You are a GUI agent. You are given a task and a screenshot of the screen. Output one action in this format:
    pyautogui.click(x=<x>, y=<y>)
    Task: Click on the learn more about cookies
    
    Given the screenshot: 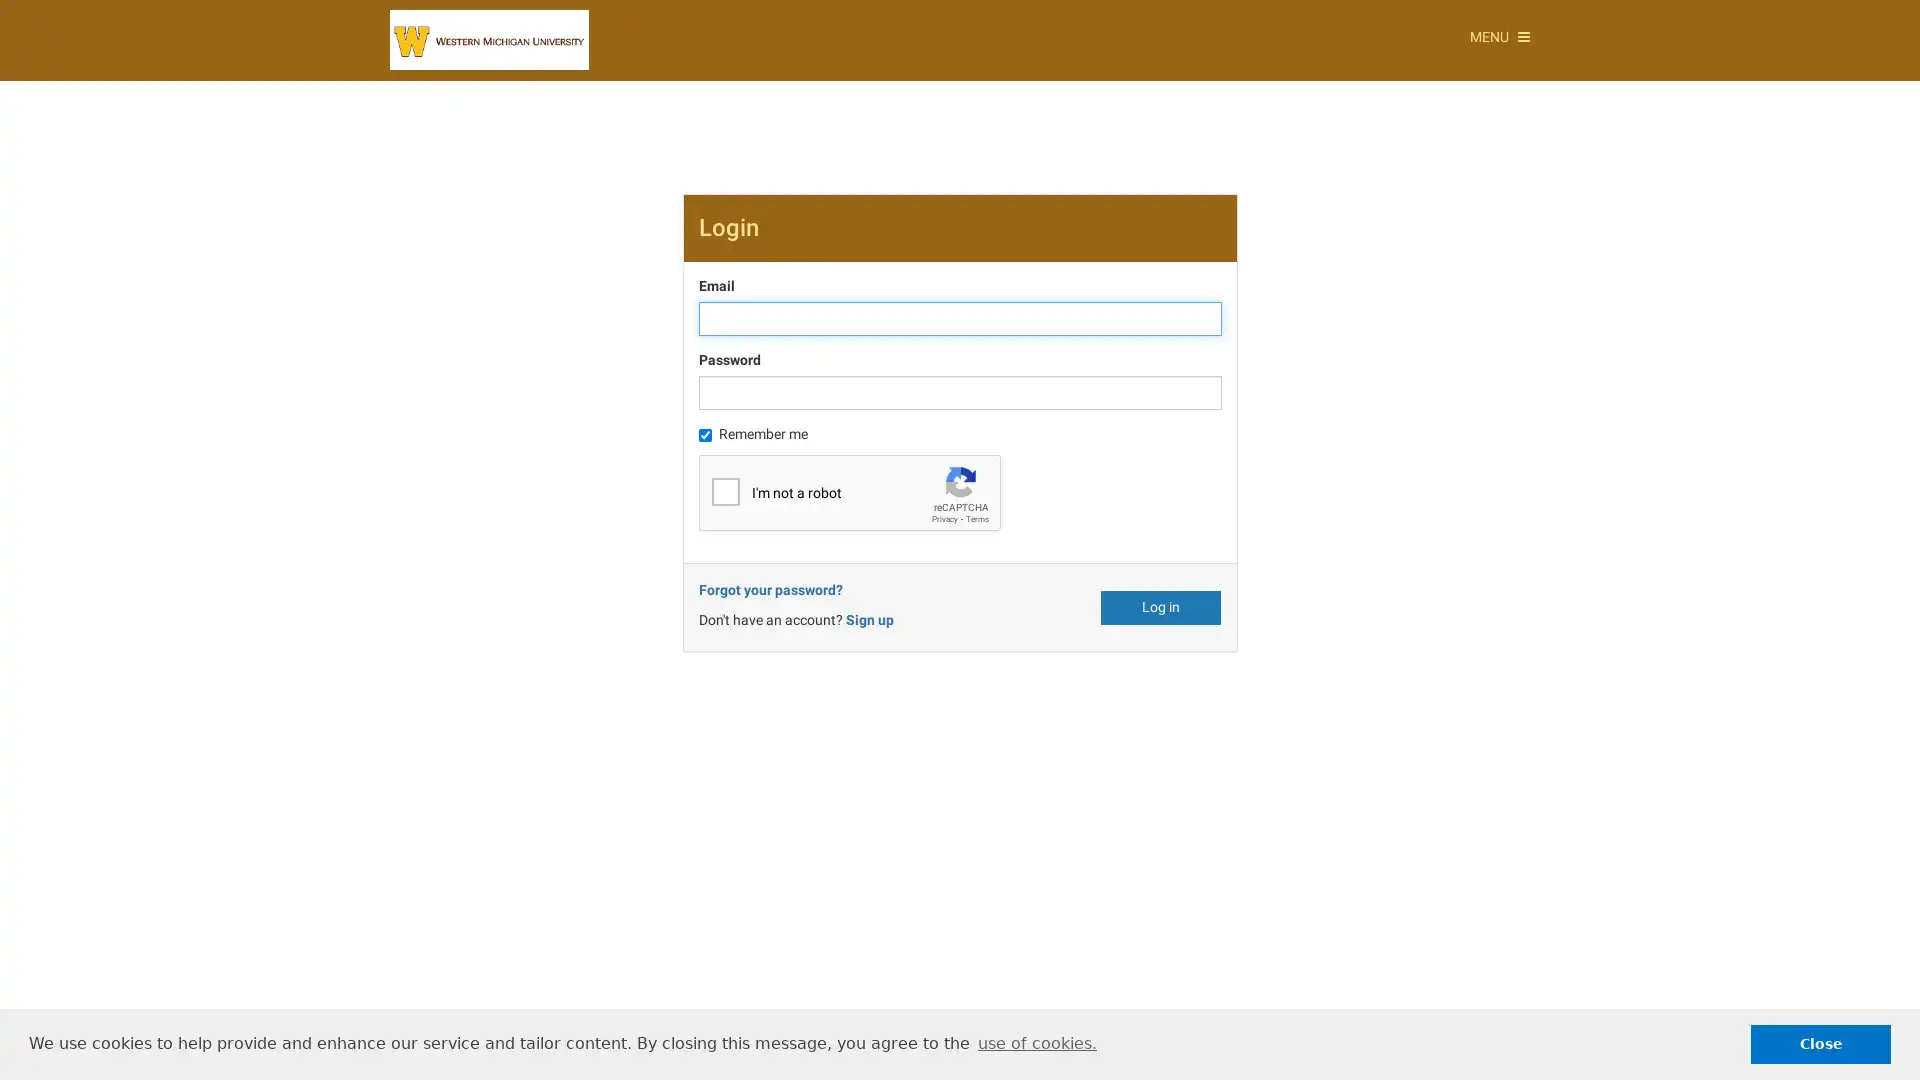 What is the action you would take?
    pyautogui.click(x=1036, y=1043)
    